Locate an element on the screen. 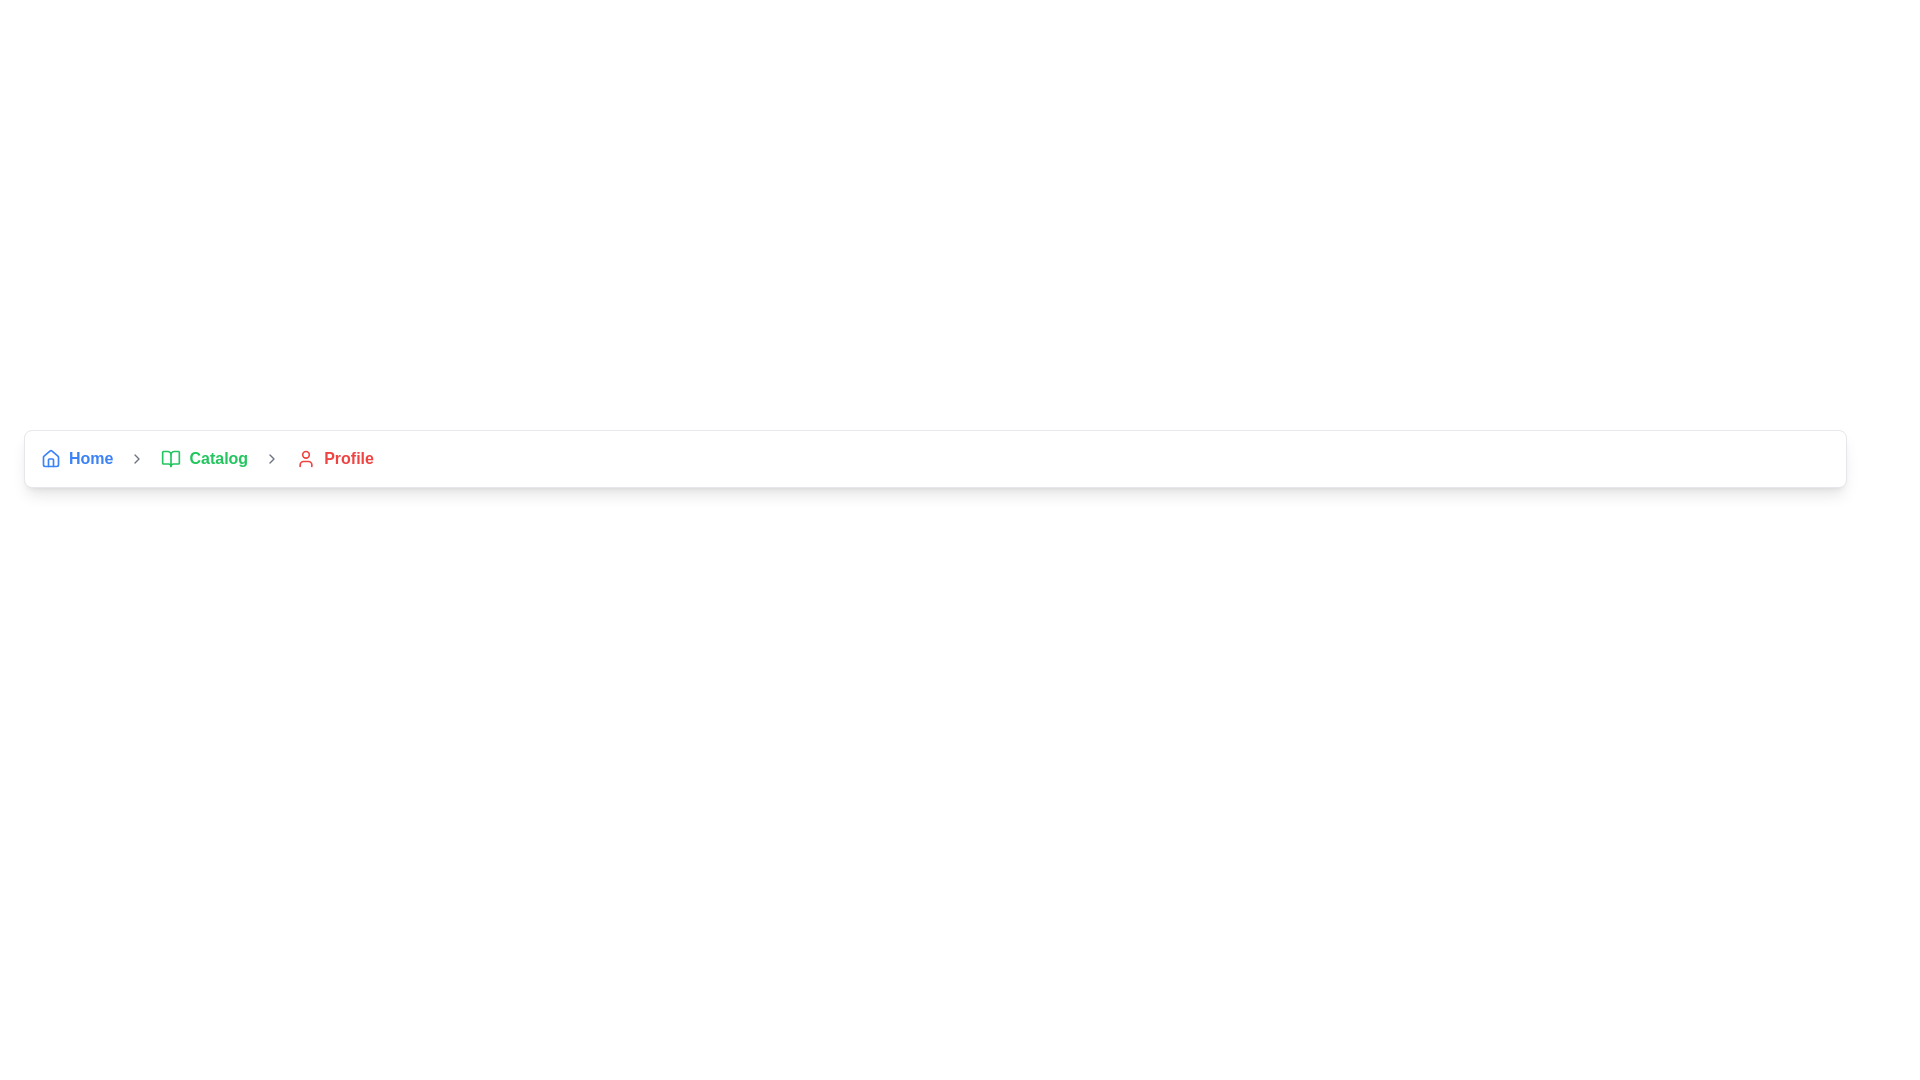  the 'Catalog' icon in the navigation bar, which is the leftmost component in the group that includes the 'Catalog' text is located at coordinates (171, 459).